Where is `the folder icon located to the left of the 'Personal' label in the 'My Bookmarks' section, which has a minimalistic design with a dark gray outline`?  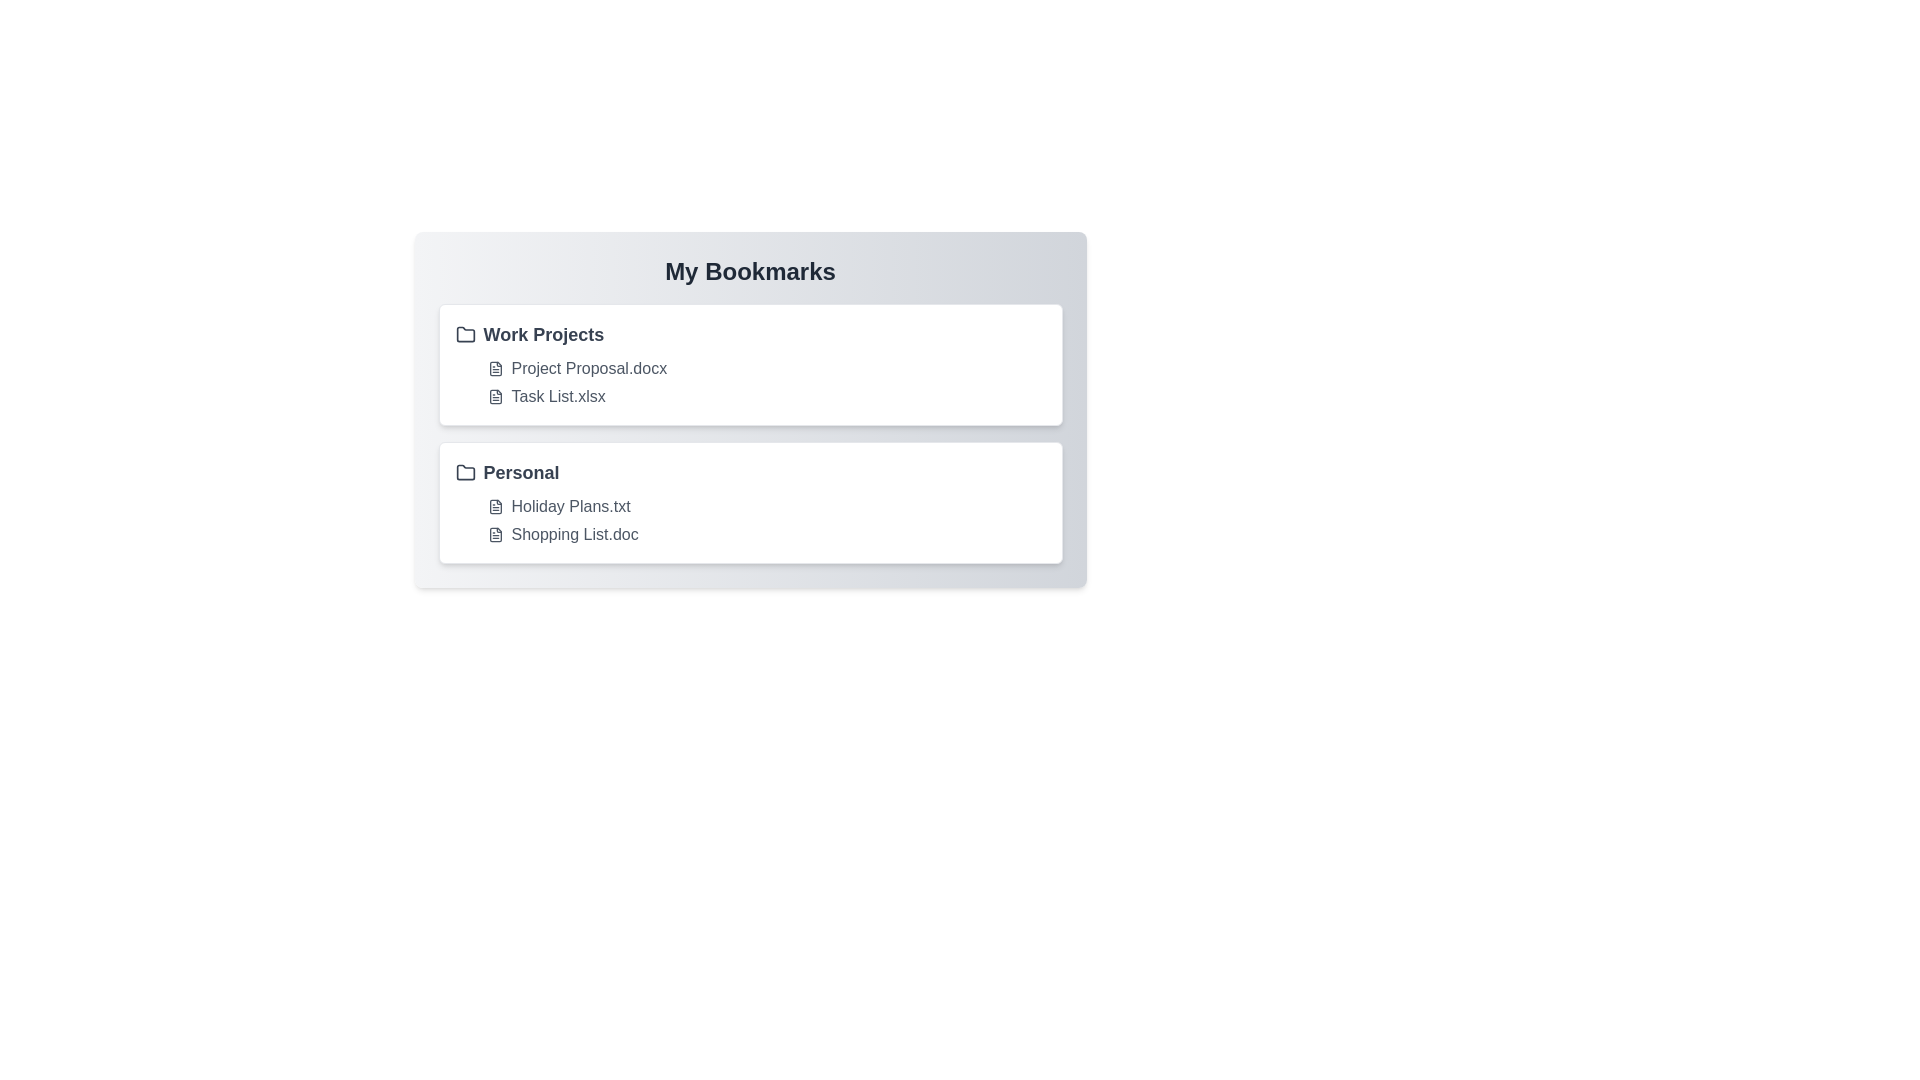 the folder icon located to the left of the 'Personal' label in the 'My Bookmarks' section, which has a minimalistic design with a dark gray outline is located at coordinates (464, 473).